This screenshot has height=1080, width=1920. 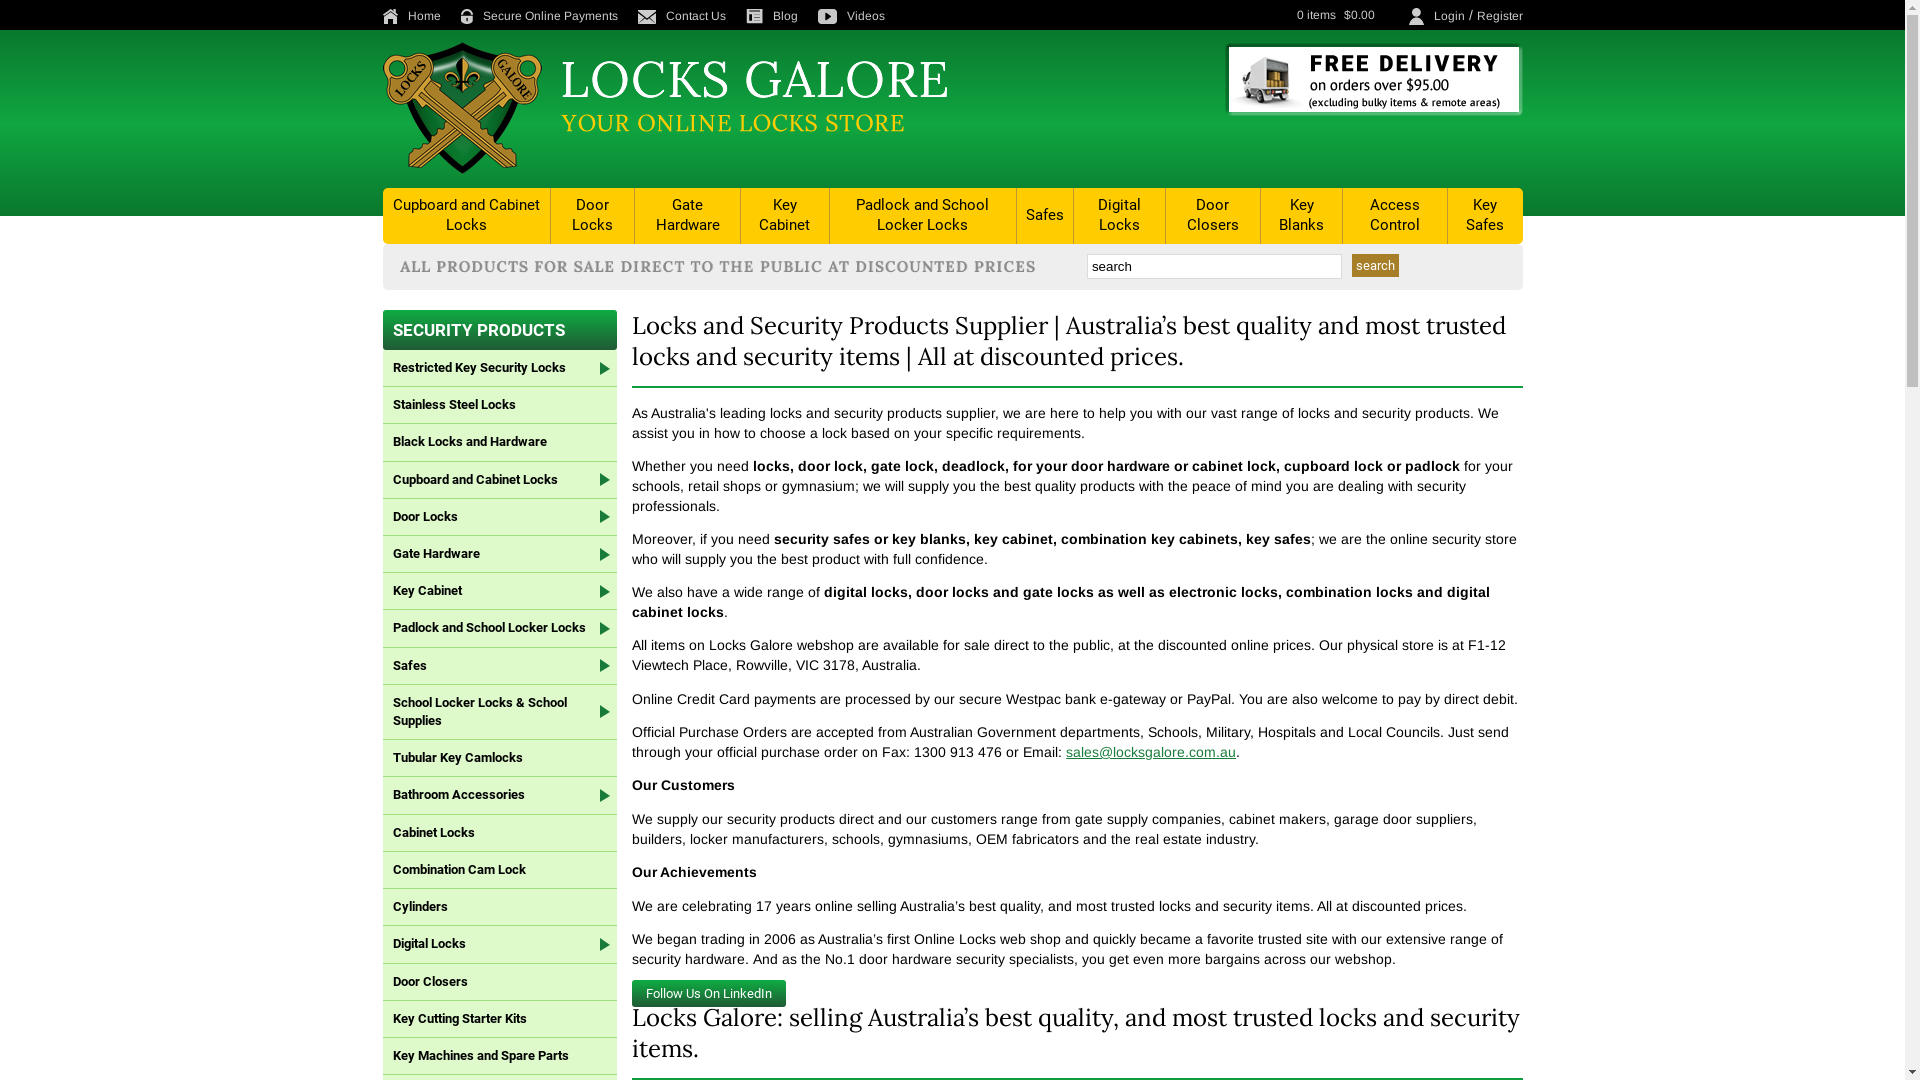 I want to click on 'Secure Online Payments', so click(x=546, y=15).